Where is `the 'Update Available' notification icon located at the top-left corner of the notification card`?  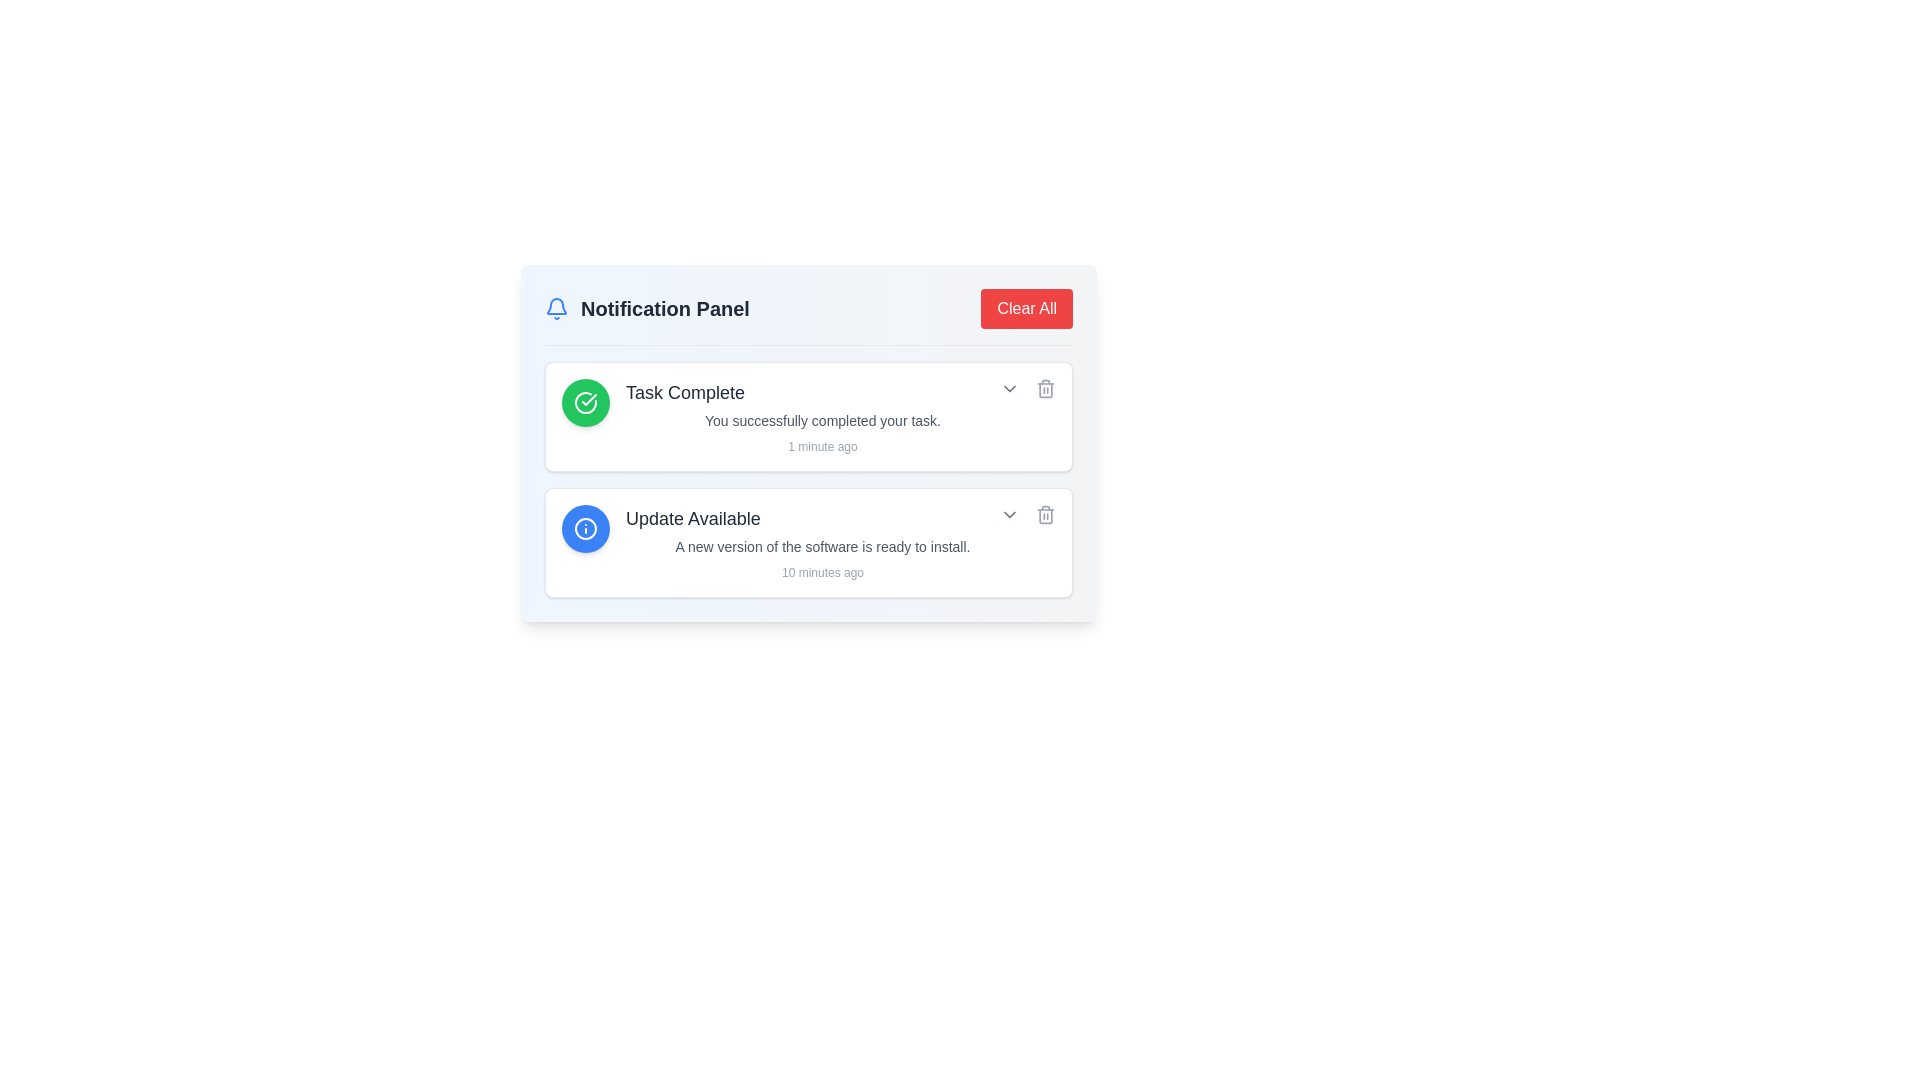
the 'Update Available' notification icon located at the top-left corner of the notification card is located at coordinates (584, 527).